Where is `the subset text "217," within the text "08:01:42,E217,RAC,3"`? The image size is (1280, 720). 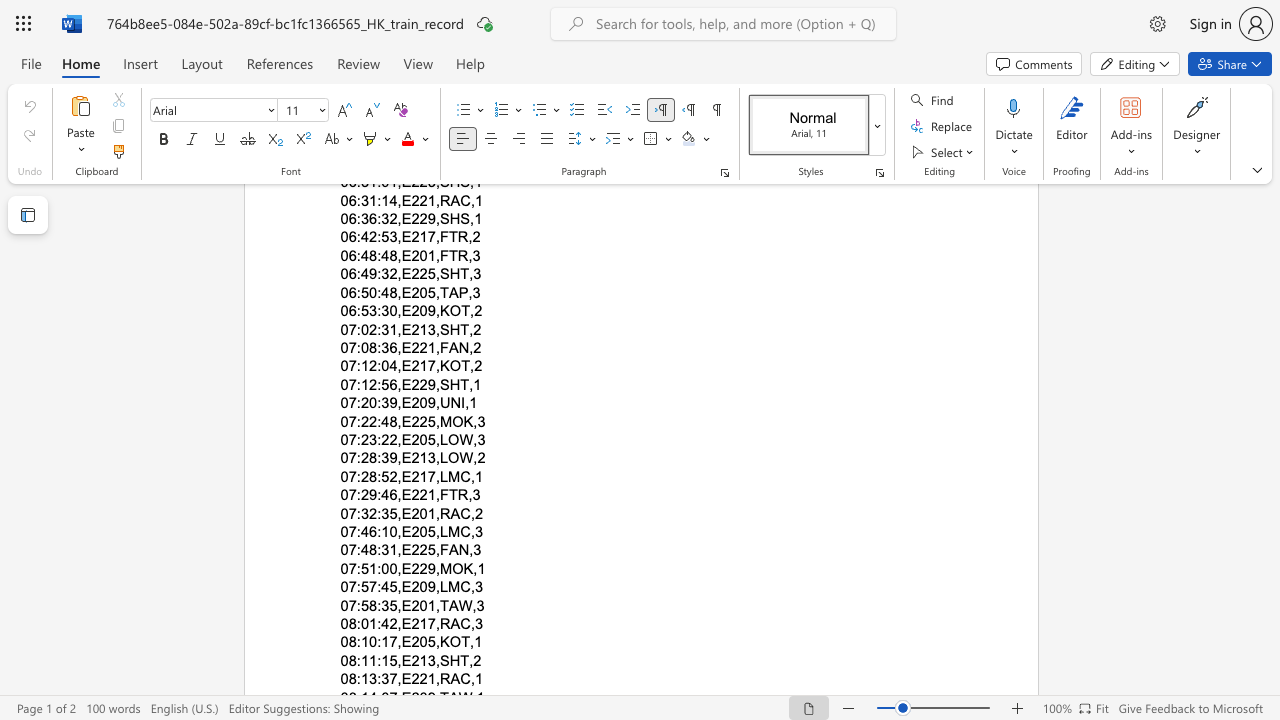 the subset text "217," within the text "08:01:42,E217,RAC,3" is located at coordinates (410, 623).